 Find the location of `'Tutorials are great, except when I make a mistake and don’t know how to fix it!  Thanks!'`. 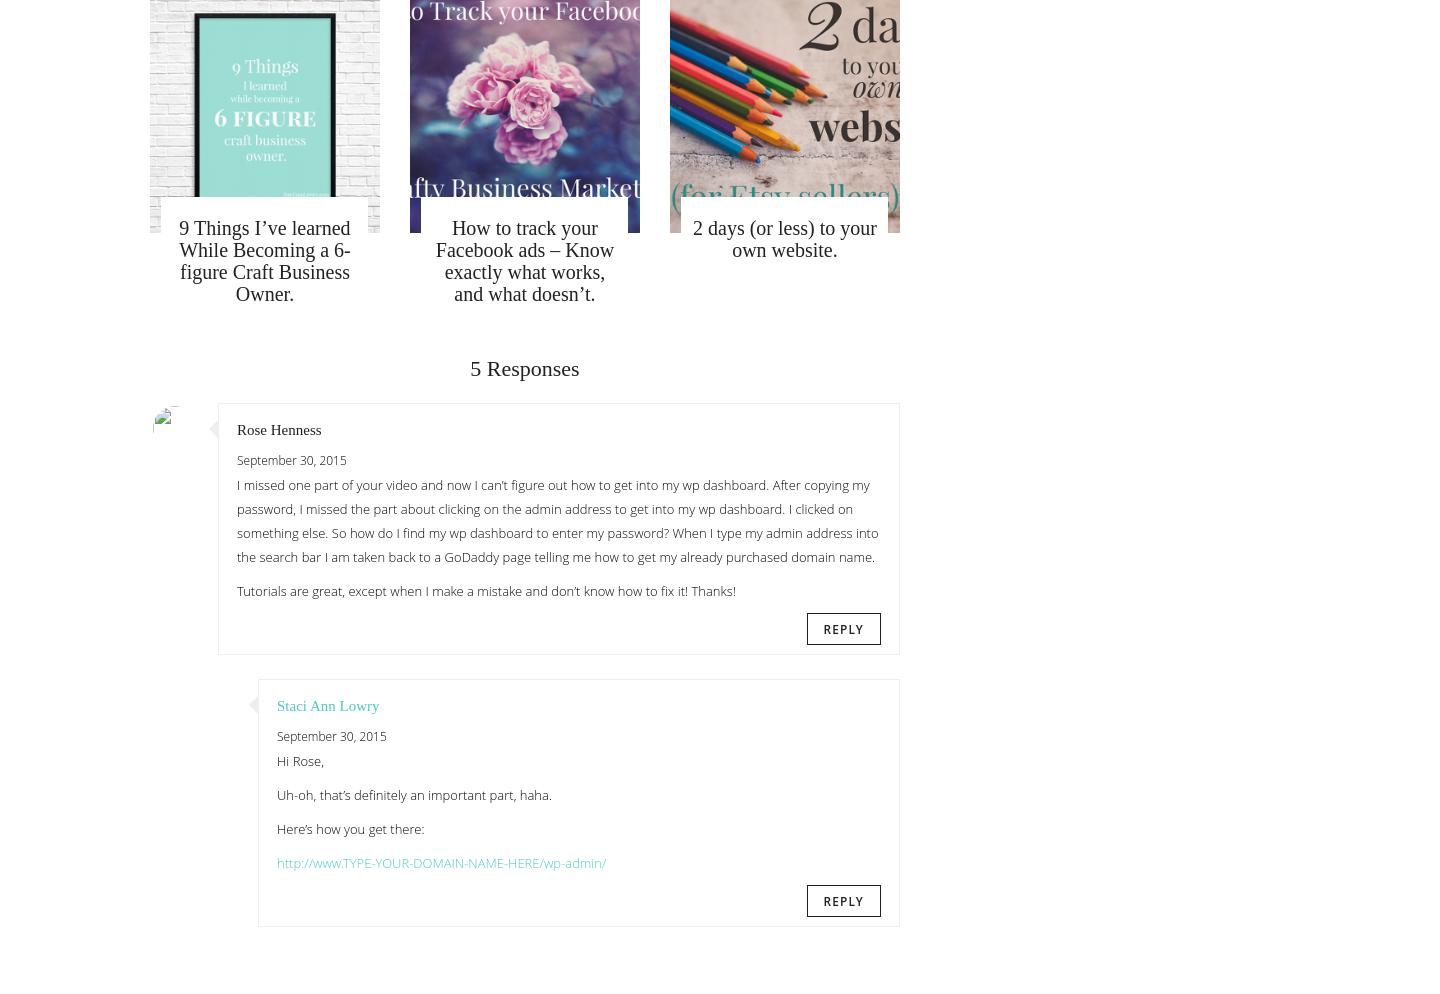

'Tutorials are great, except when I make a mistake and don’t know how to fix it!  Thanks!' is located at coordinates (485, 591).